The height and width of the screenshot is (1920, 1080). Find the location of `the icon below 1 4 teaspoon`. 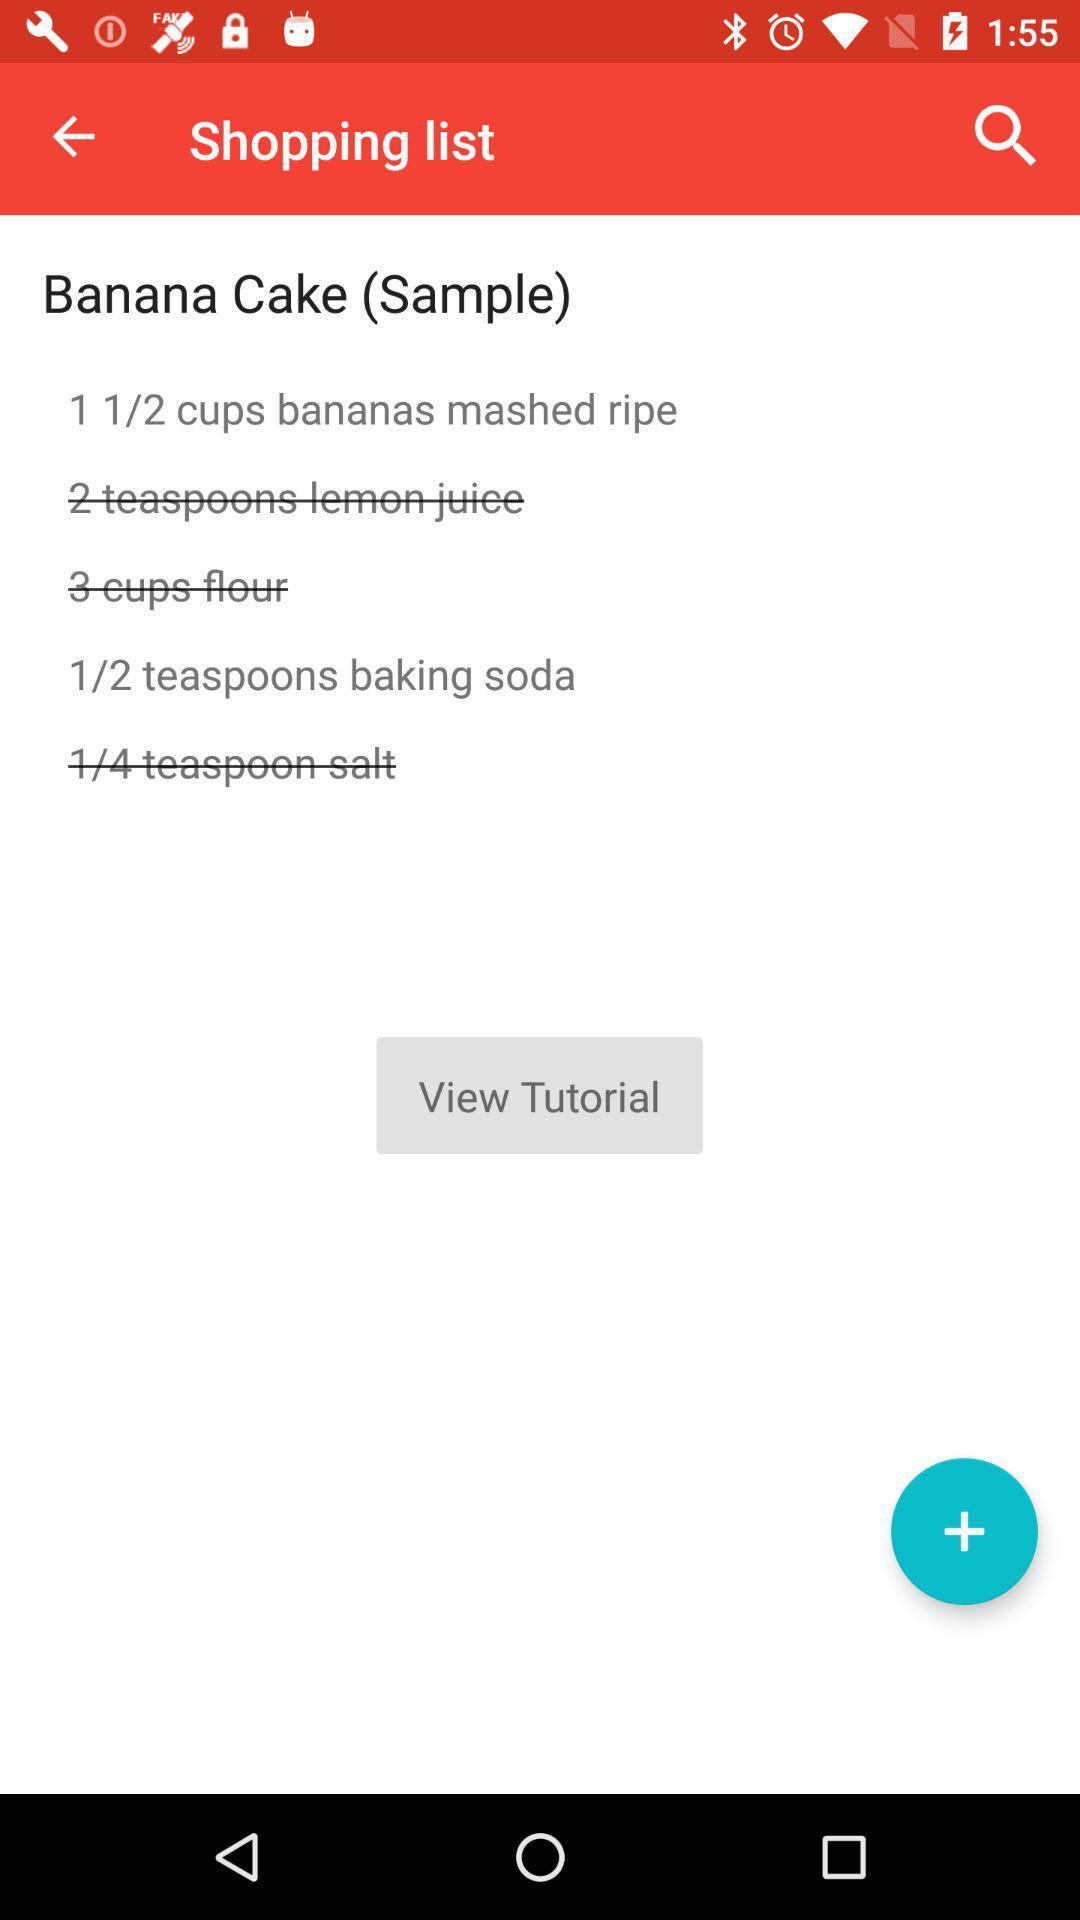

the icon below 1 4 teaspoon is located at coordinates (963, 1530).